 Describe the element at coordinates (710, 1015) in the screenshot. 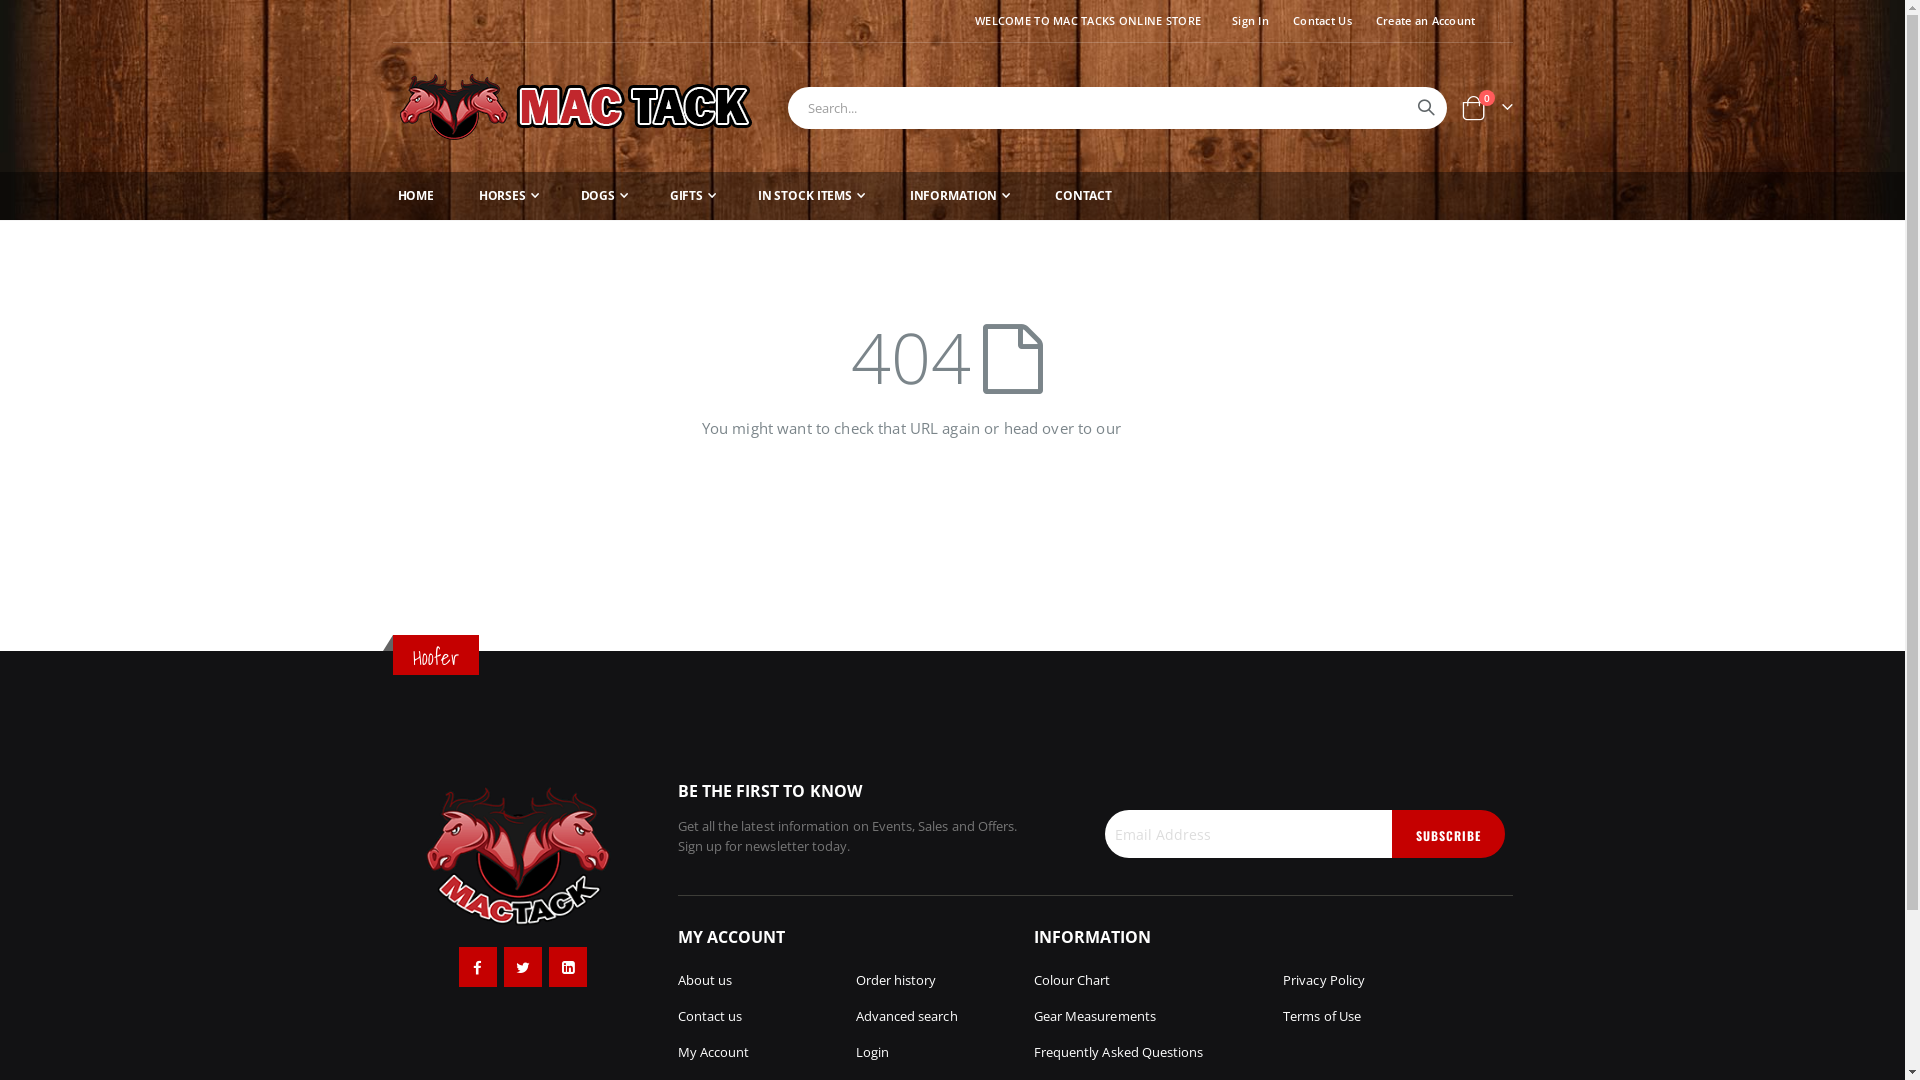

I see `'Contact us'` at that location.